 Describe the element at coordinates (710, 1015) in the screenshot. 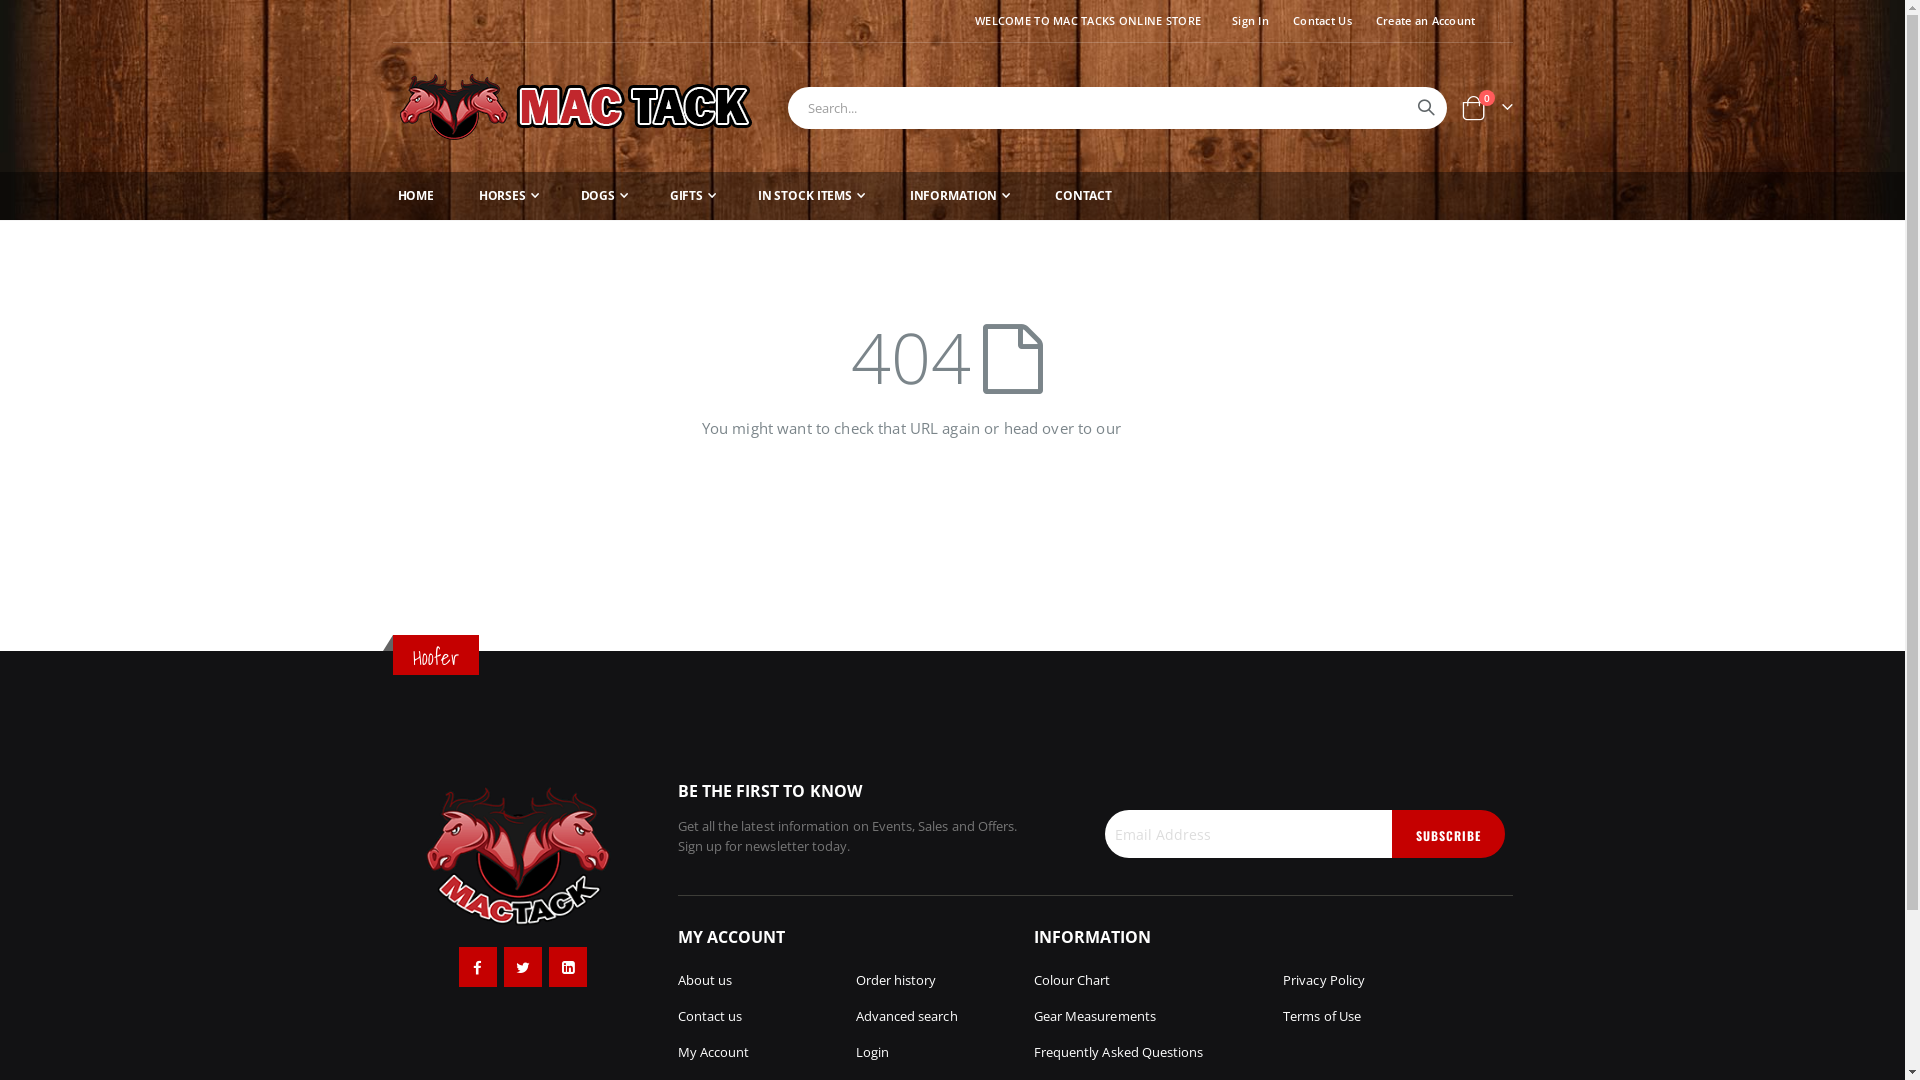

I see `'Contact us'` at that location.